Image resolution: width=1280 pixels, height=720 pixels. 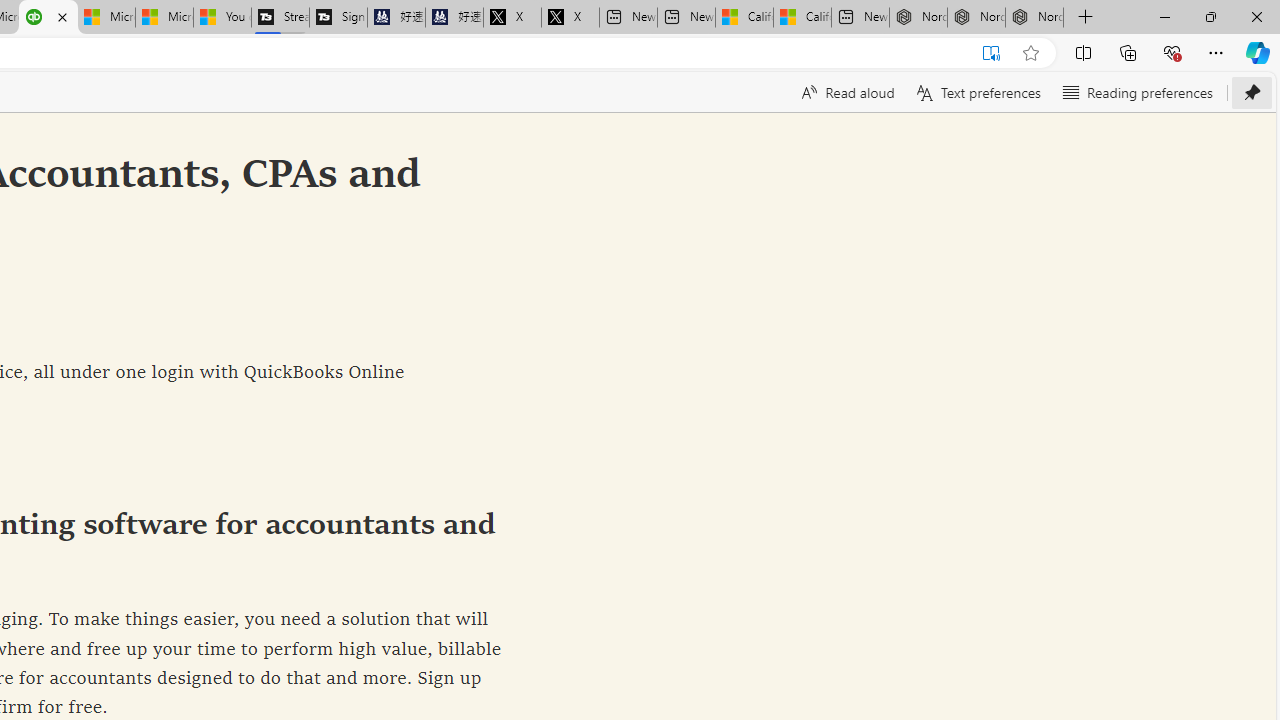 What do you see at coordinates (1034, 17) in the screenshot?
I see `'Nordace - Siena Pro 15 Essential Set'` at bounding box center [1034, 17].